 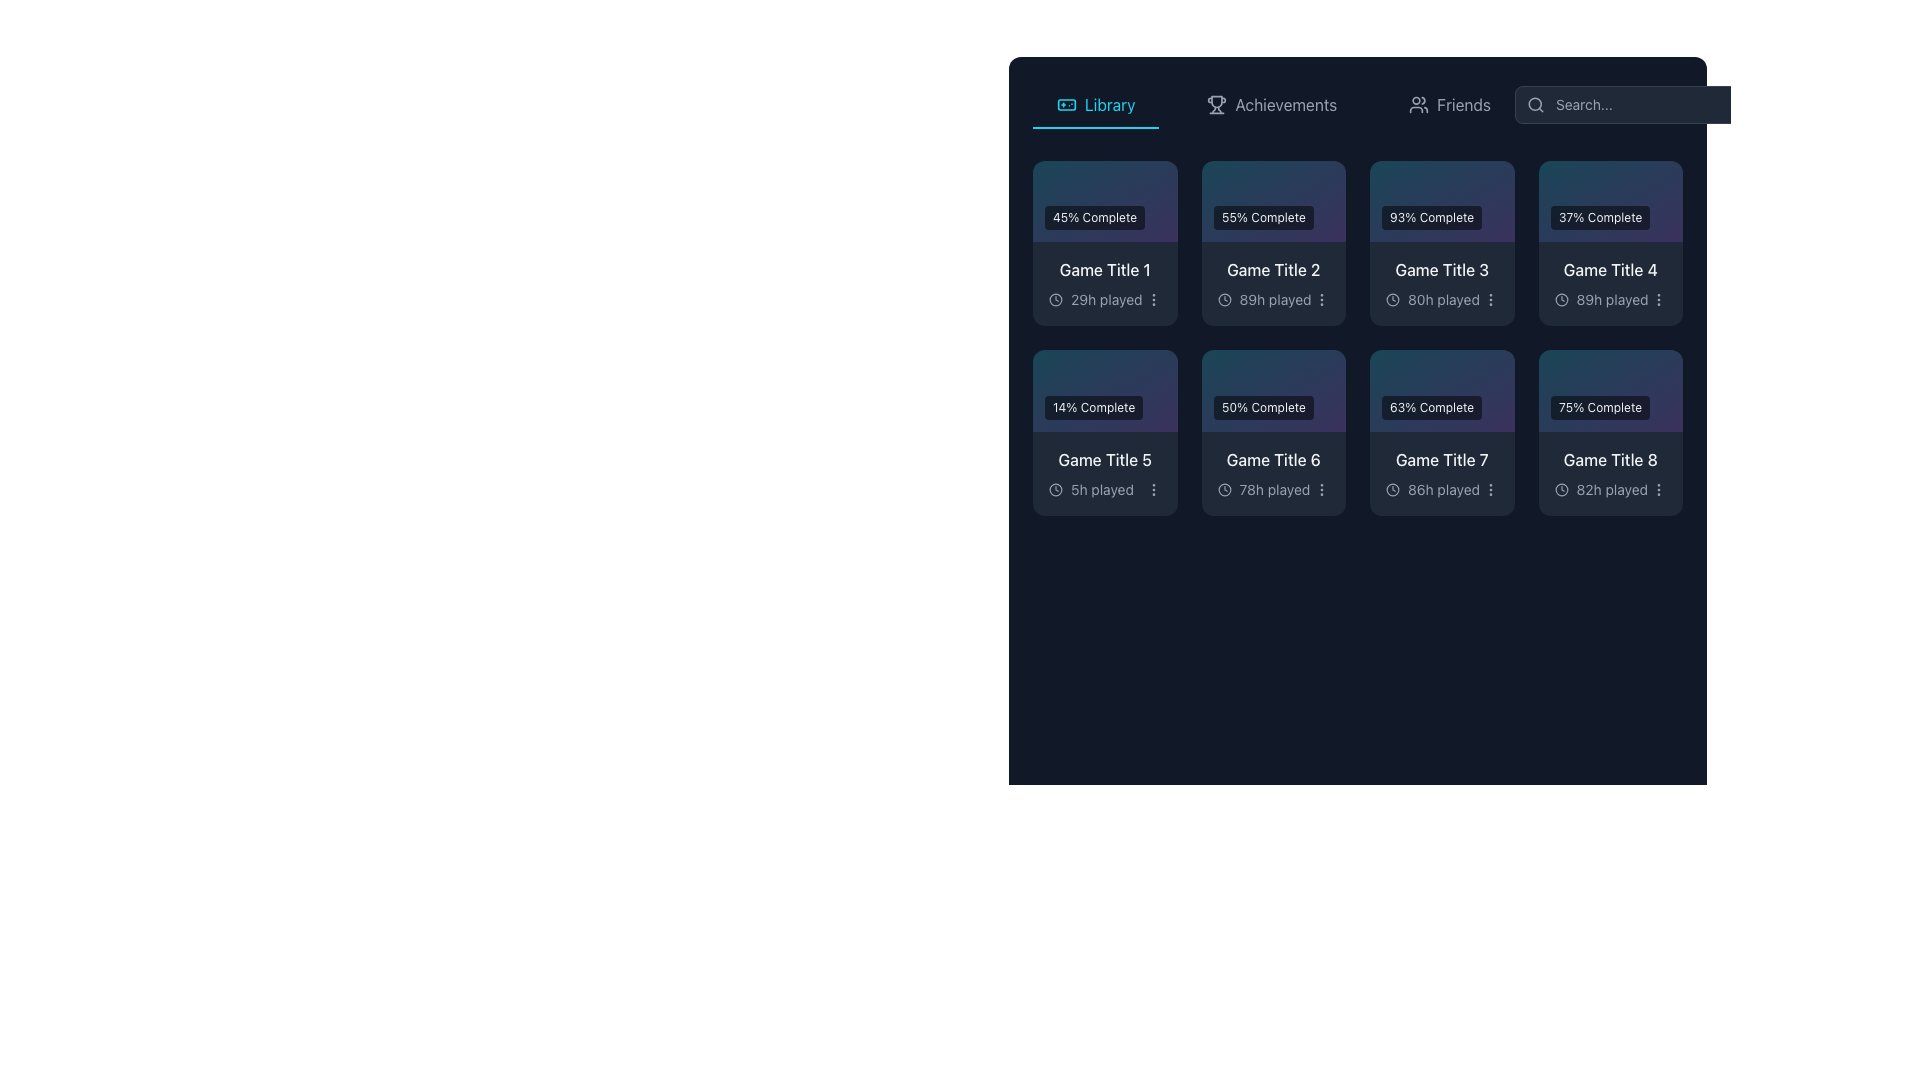 What do you see at coordinates (1321, 300) in the screenshot?
I see `the vertical ellipsis icon located to the right of '89h played' for 'Game Title 2'` at bounding box center [1321, 300].